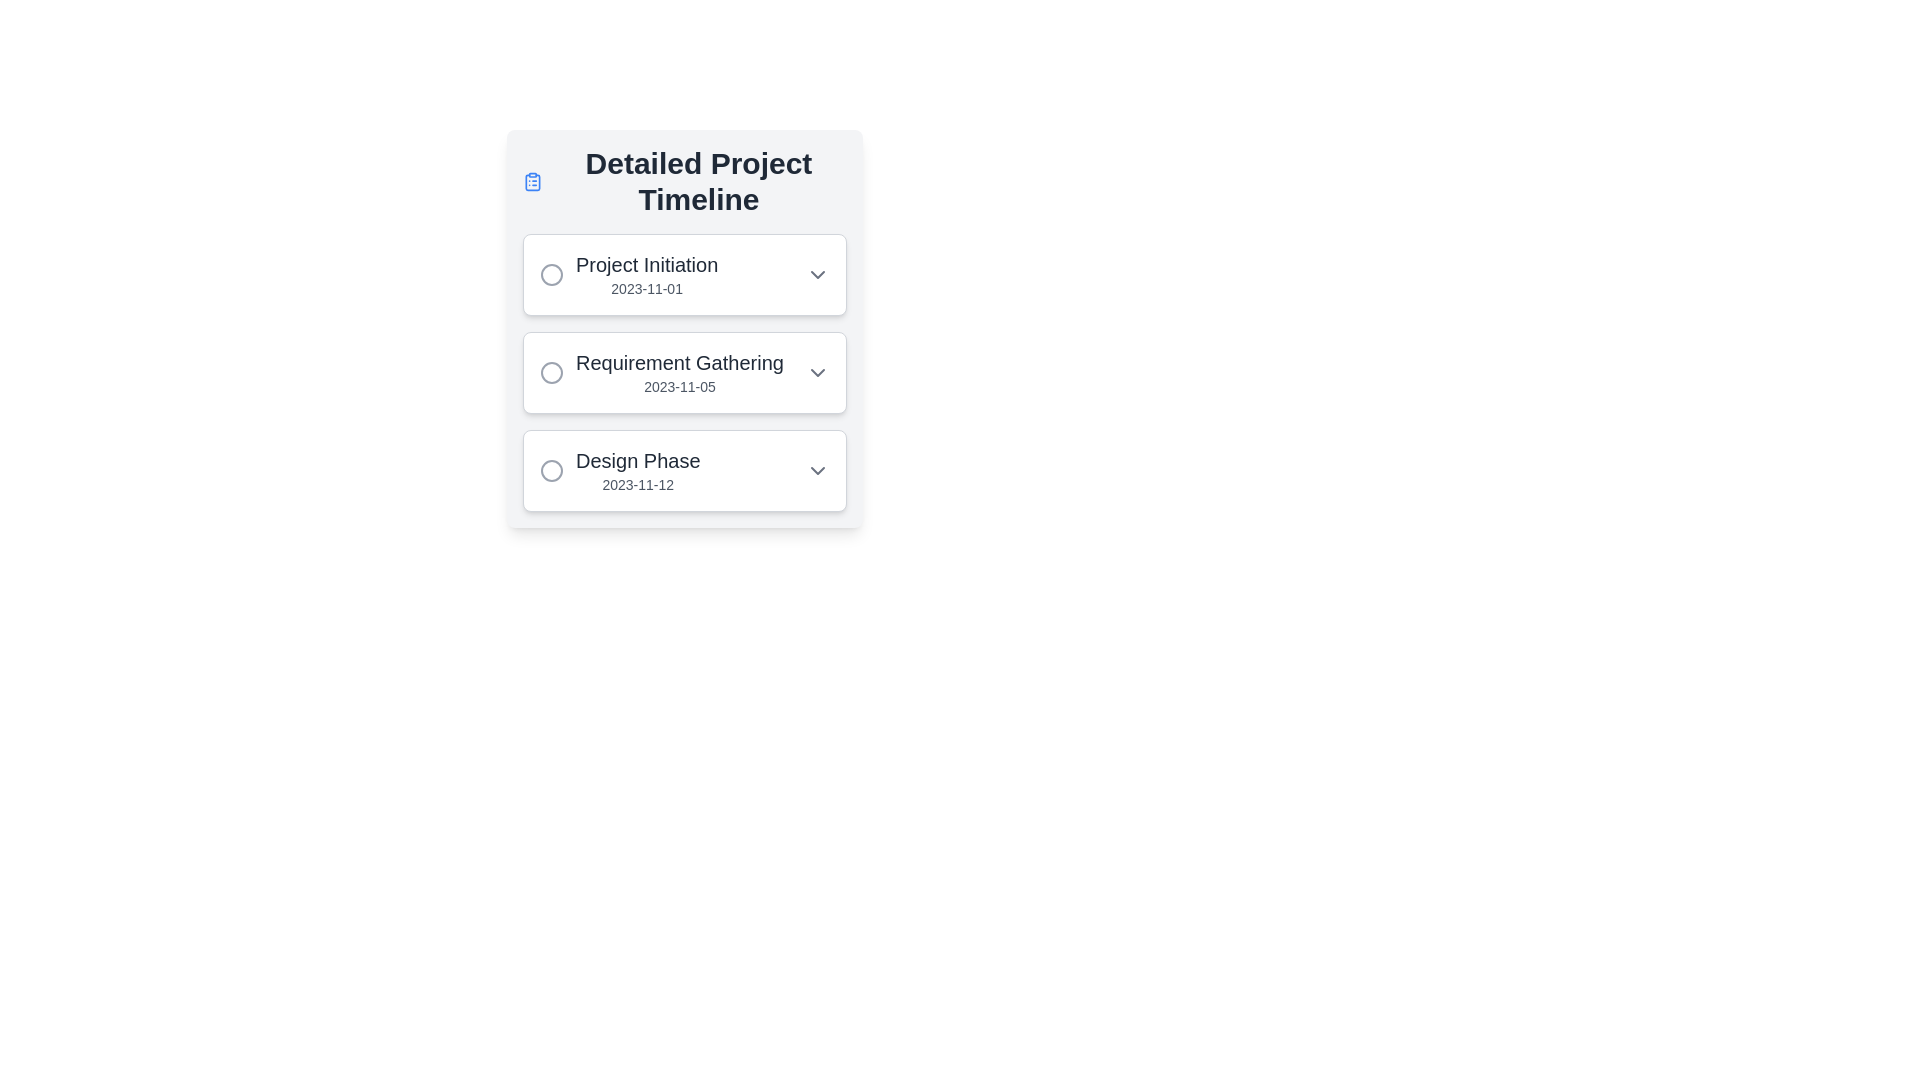 This screenshot has height=1080, width=1920. What do you see at coordinates (552, 274) in the screenshot?
I see `the circular icon located to the left of the text 'Project Initiation' and its date '2023-11-01', which is the first element in a vertical list` at bounding box center [552, 274].